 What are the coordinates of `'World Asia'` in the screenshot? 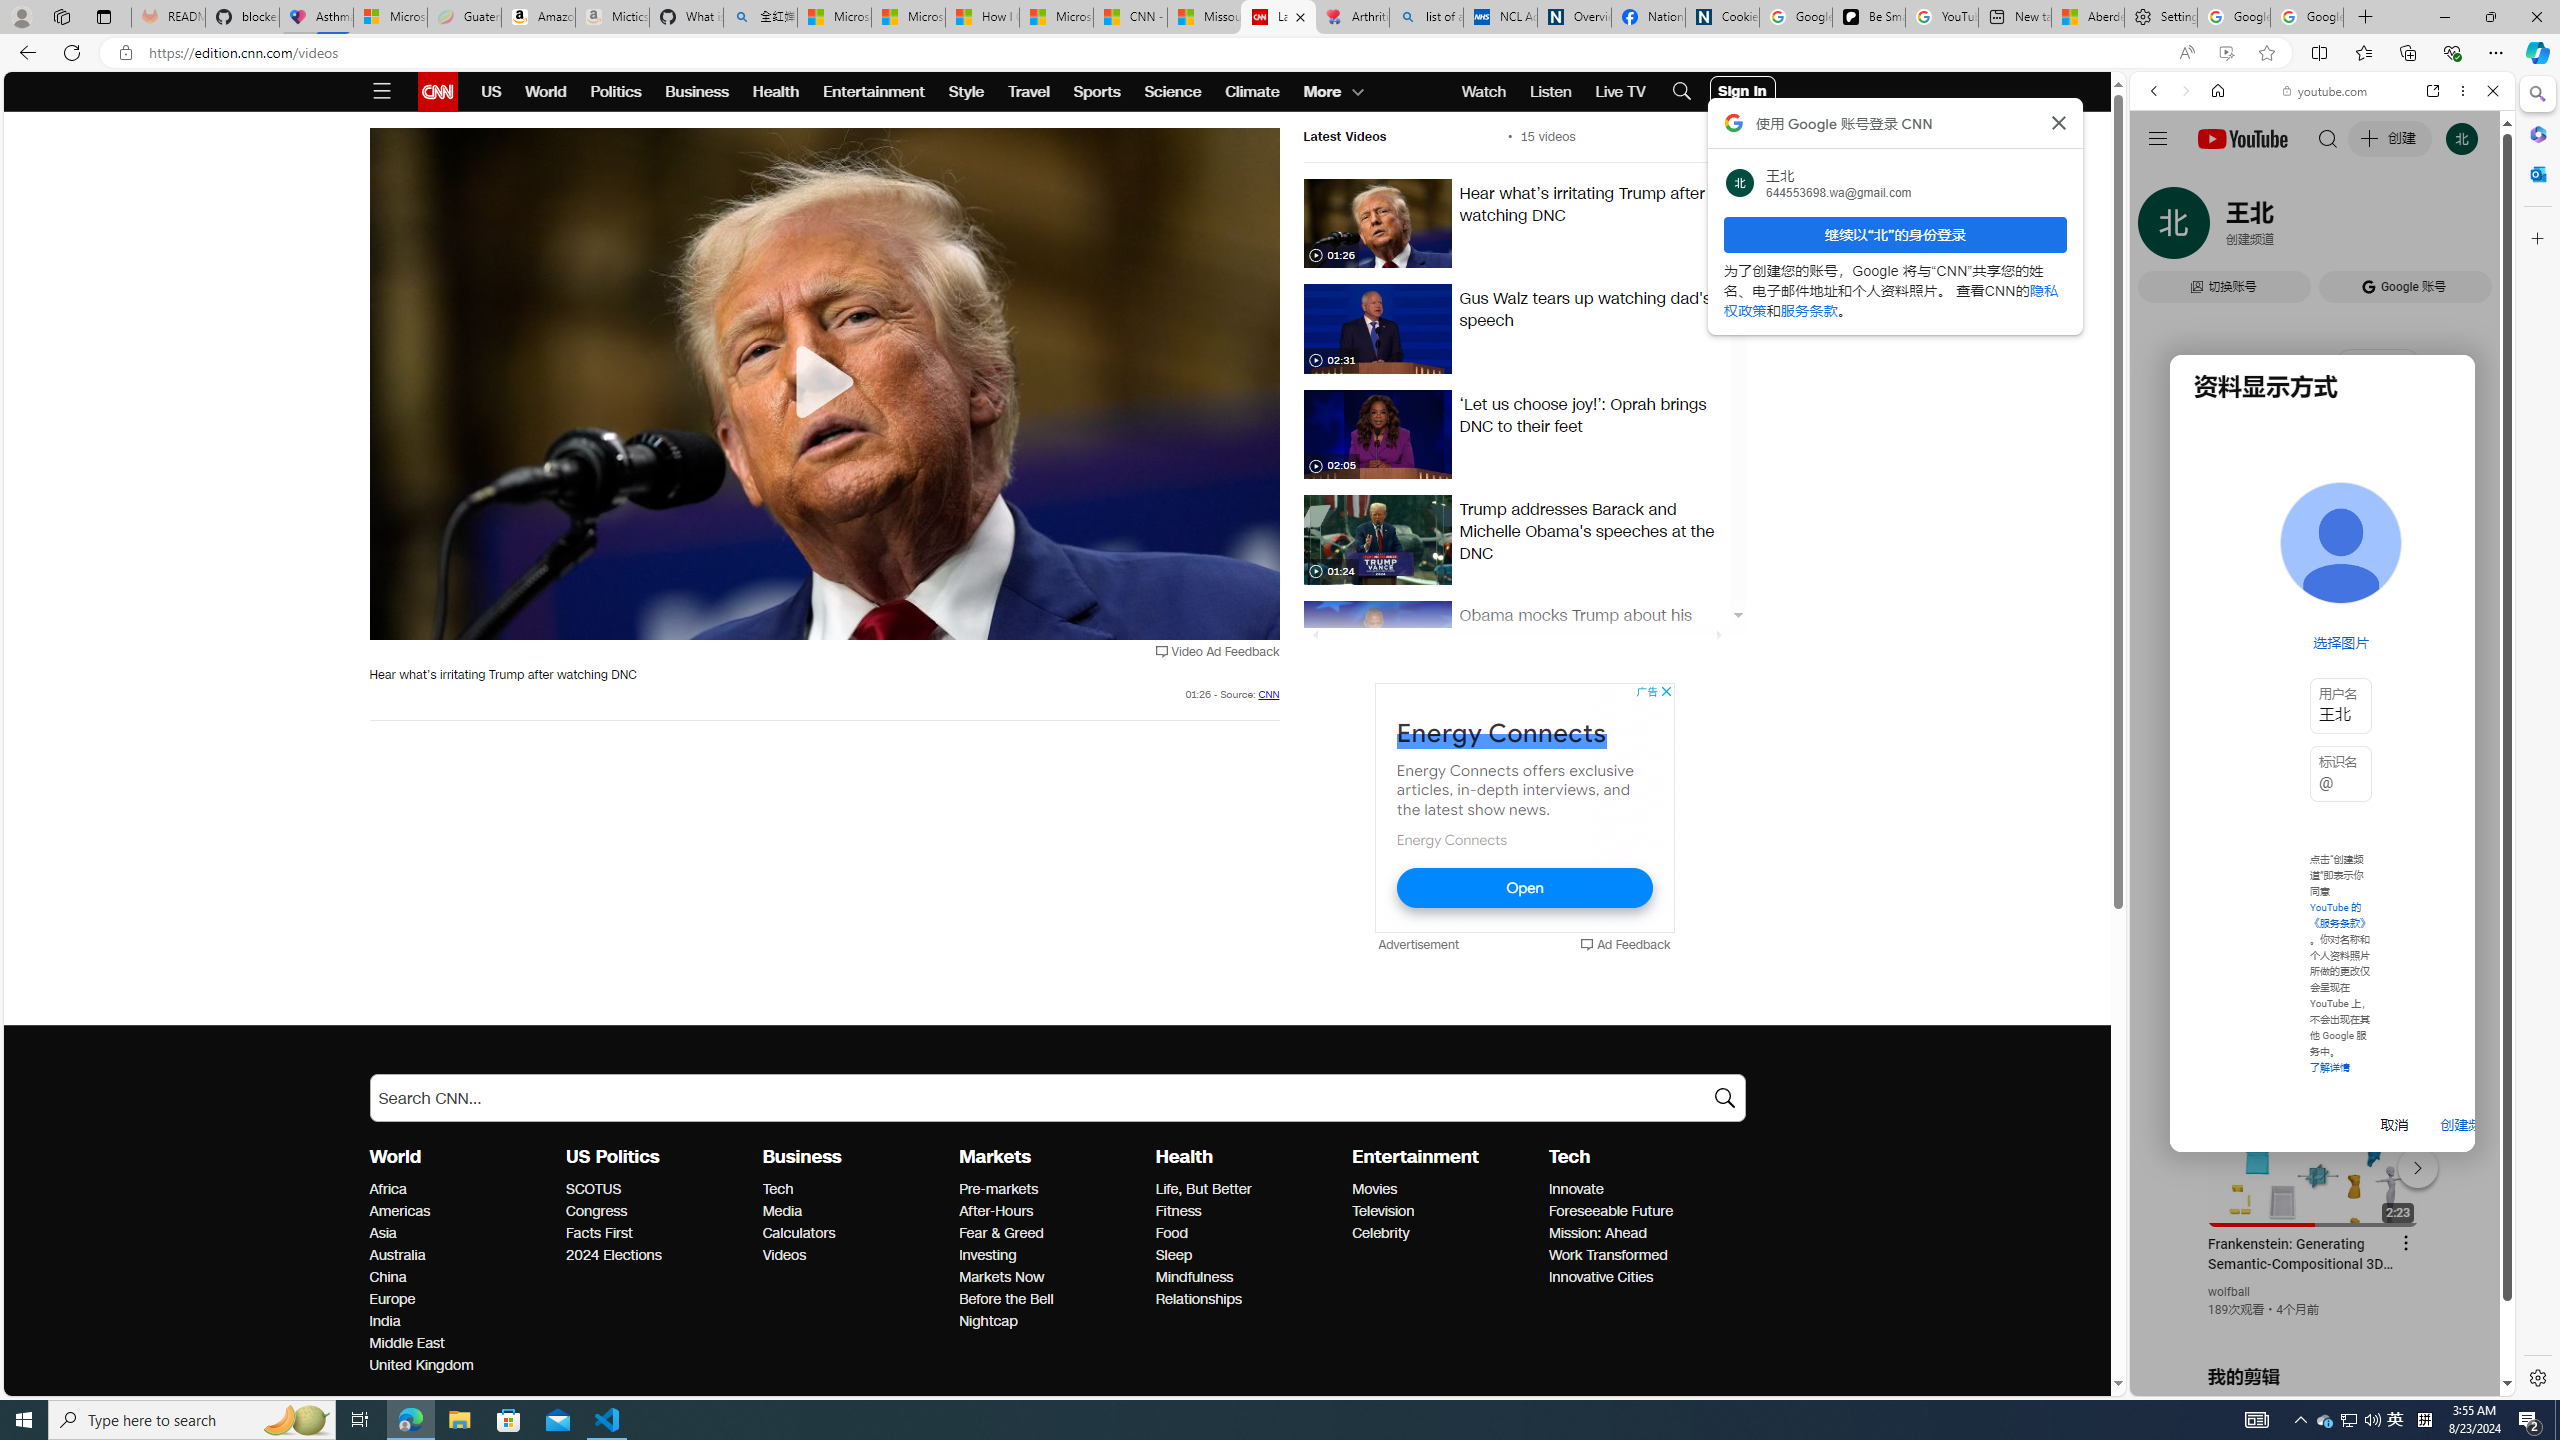 It's located at (382, 1233).